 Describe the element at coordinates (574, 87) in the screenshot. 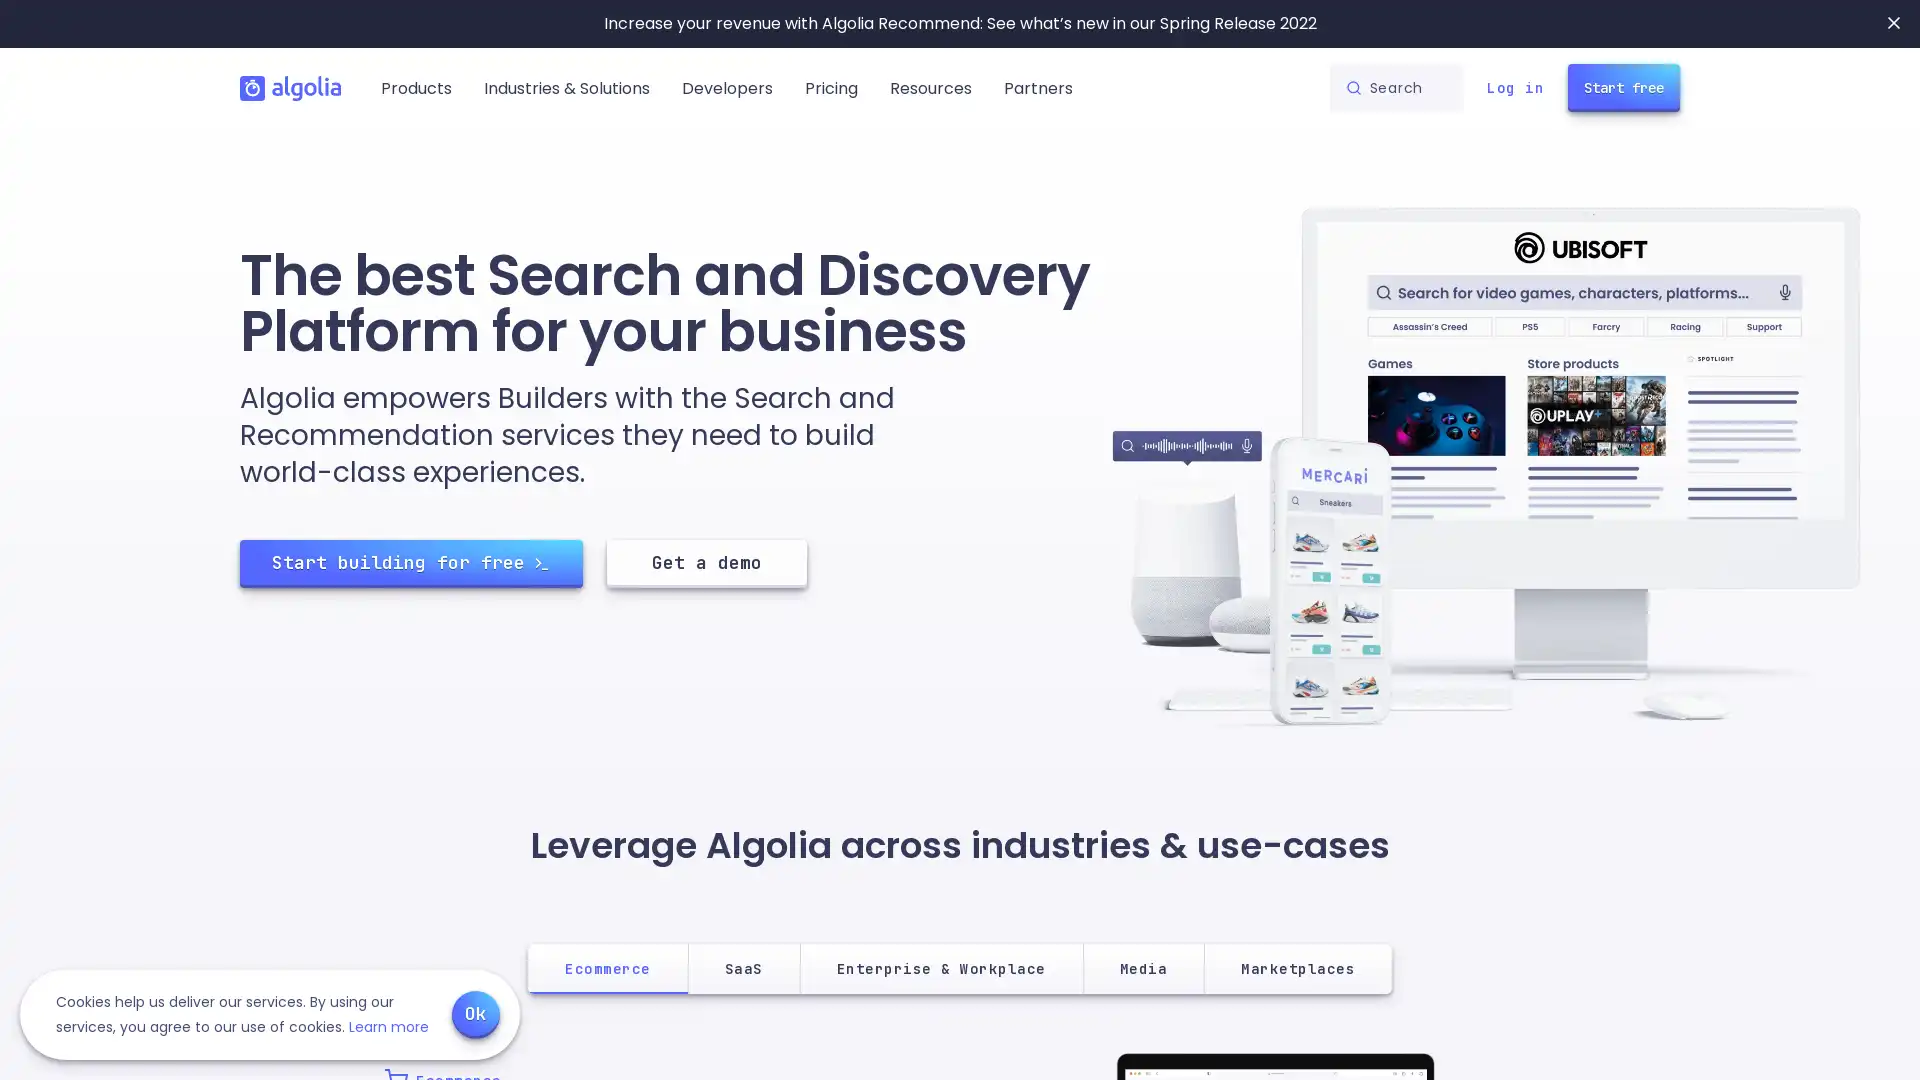

I see `Industries & Solutions` at that location.